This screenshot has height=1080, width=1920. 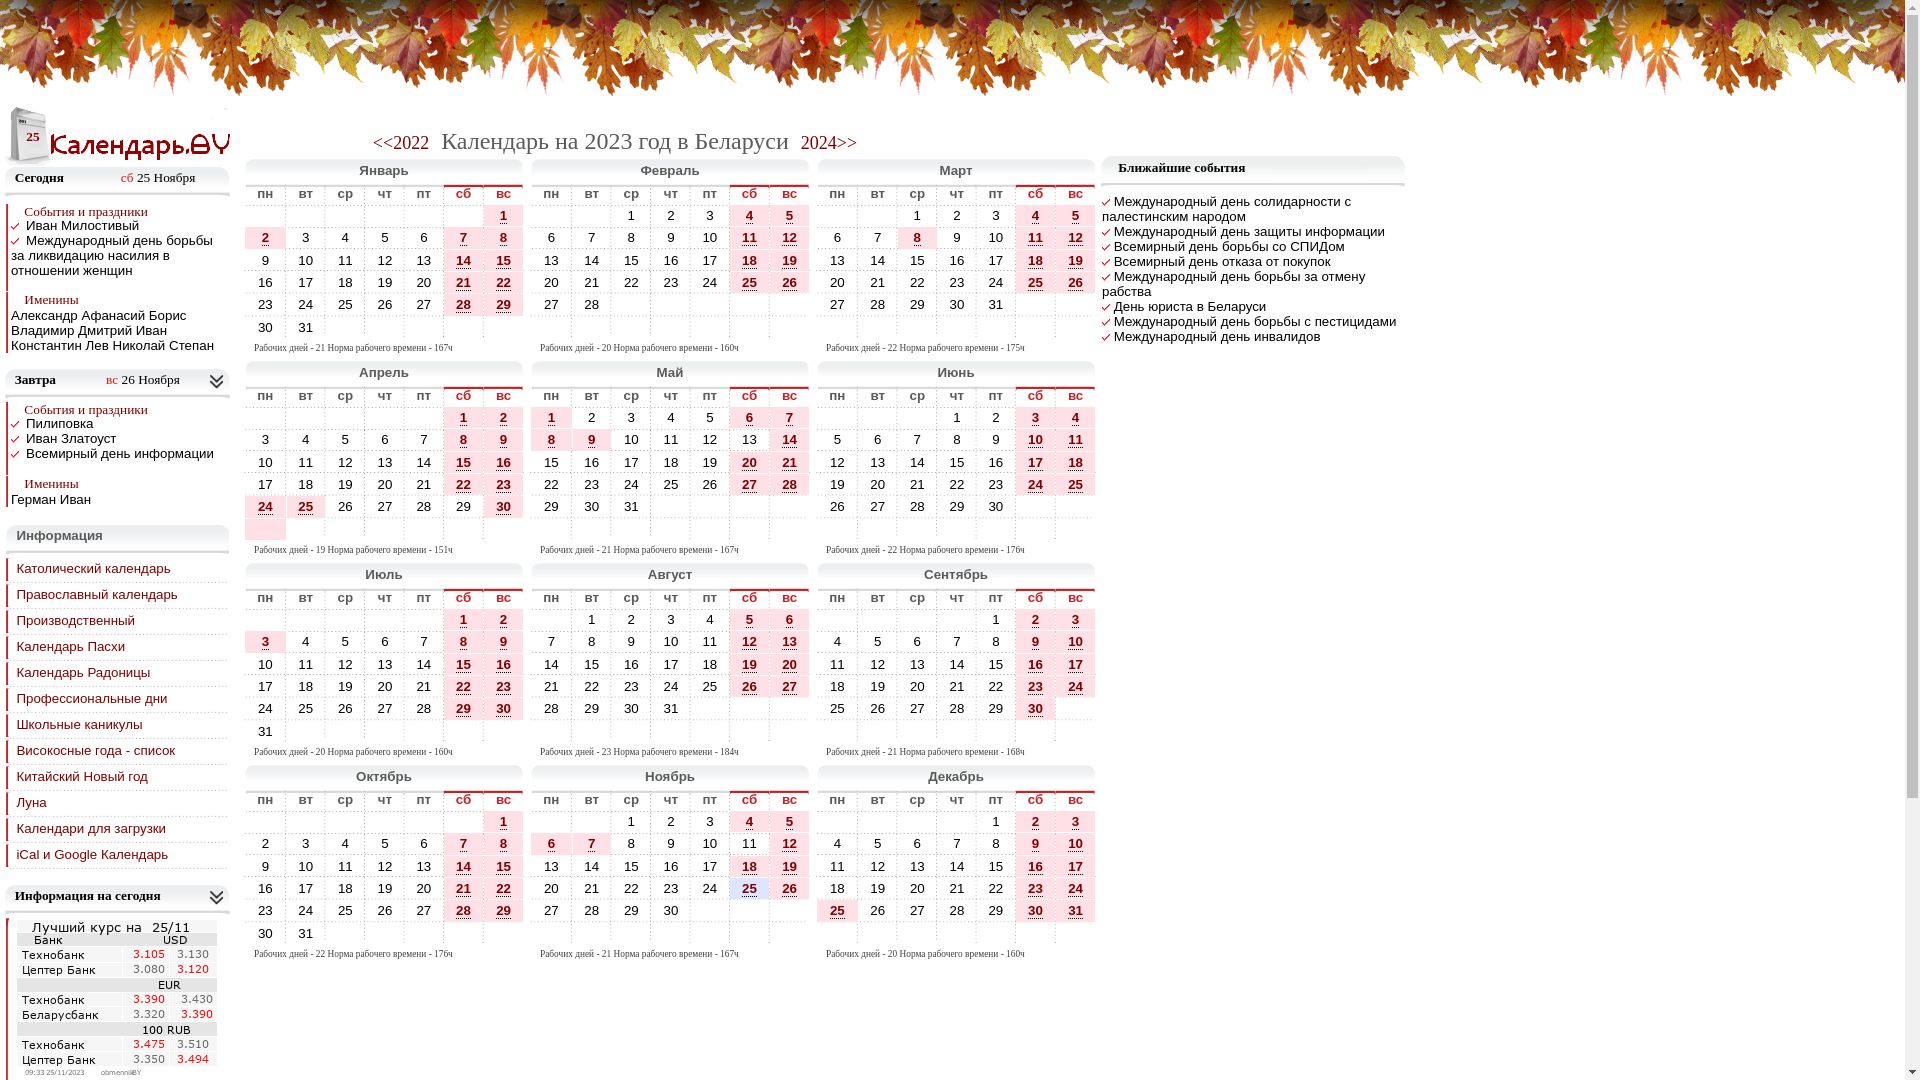 I want to click on '4', so click(x=748, y=216).